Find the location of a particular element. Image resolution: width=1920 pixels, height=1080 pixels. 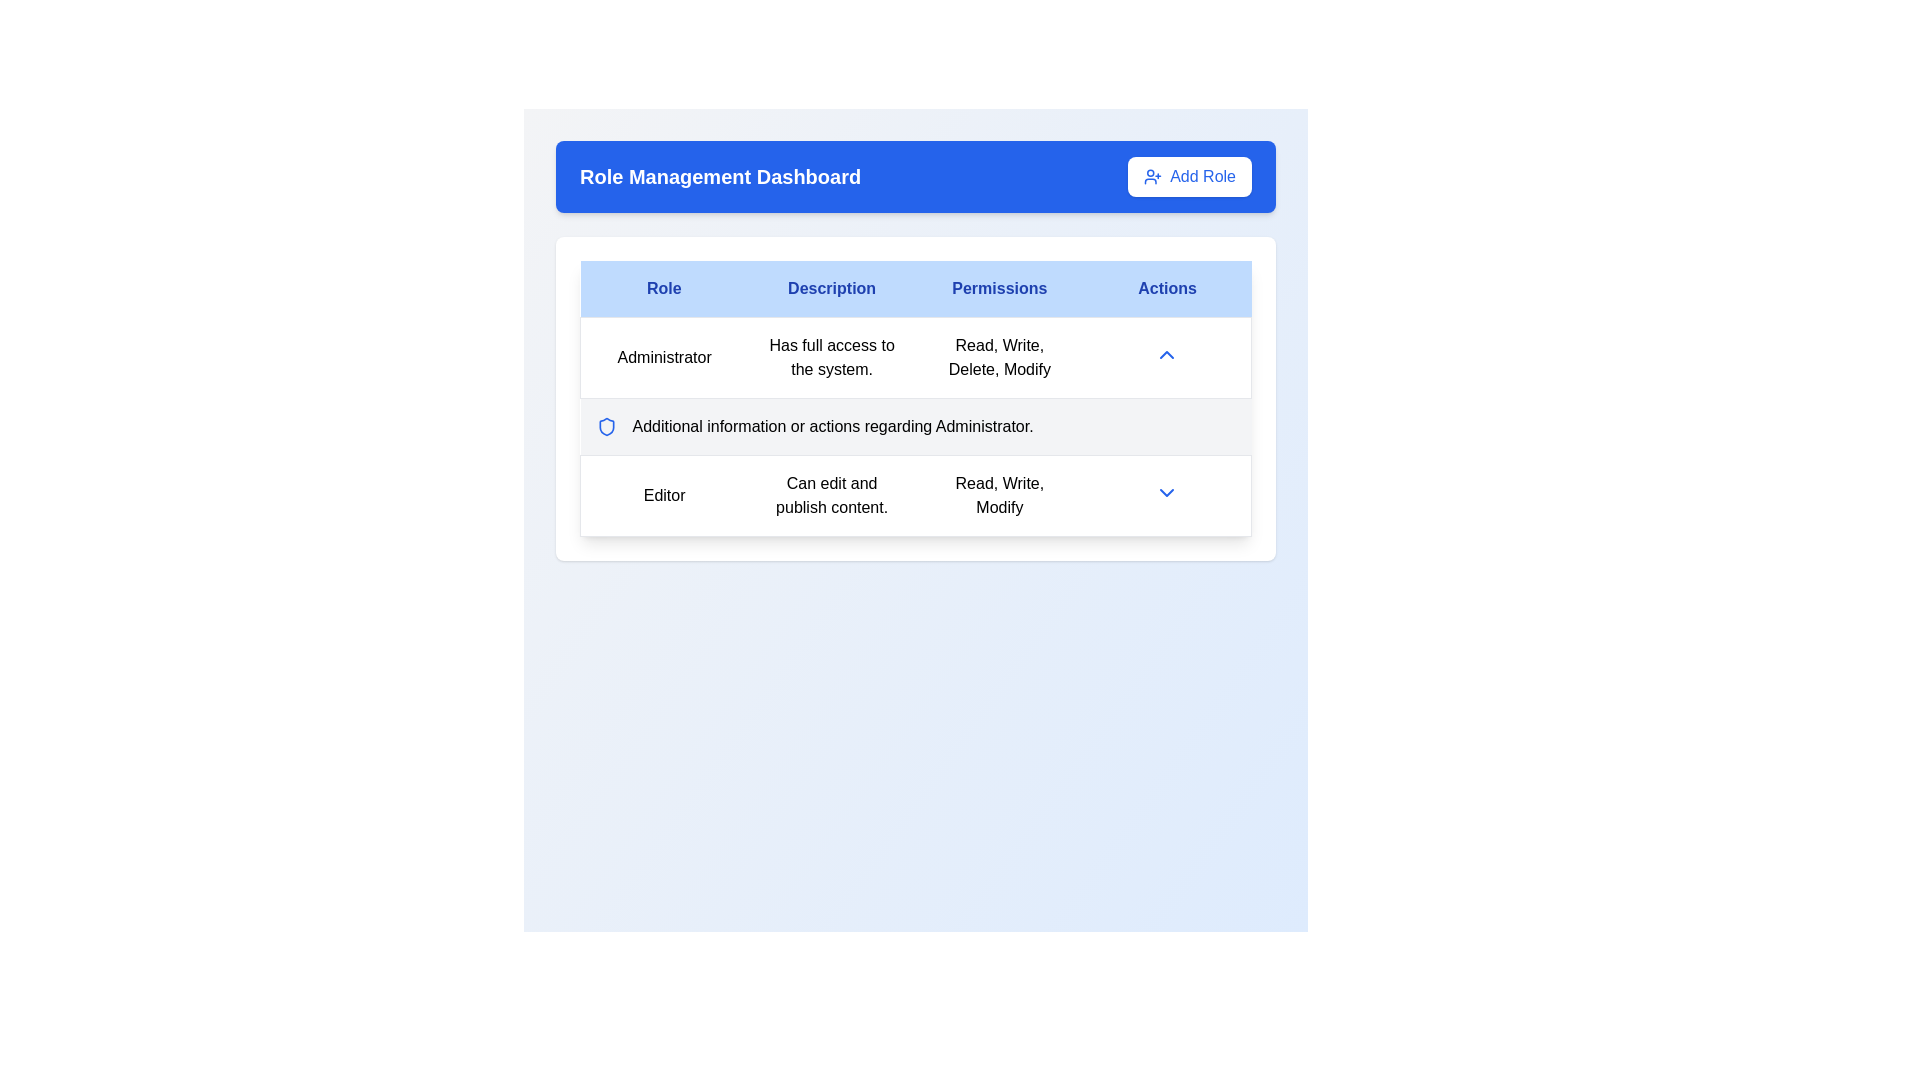

text of the 'Administrator' label in the Role column of the table is located at coordinates (664, 357).